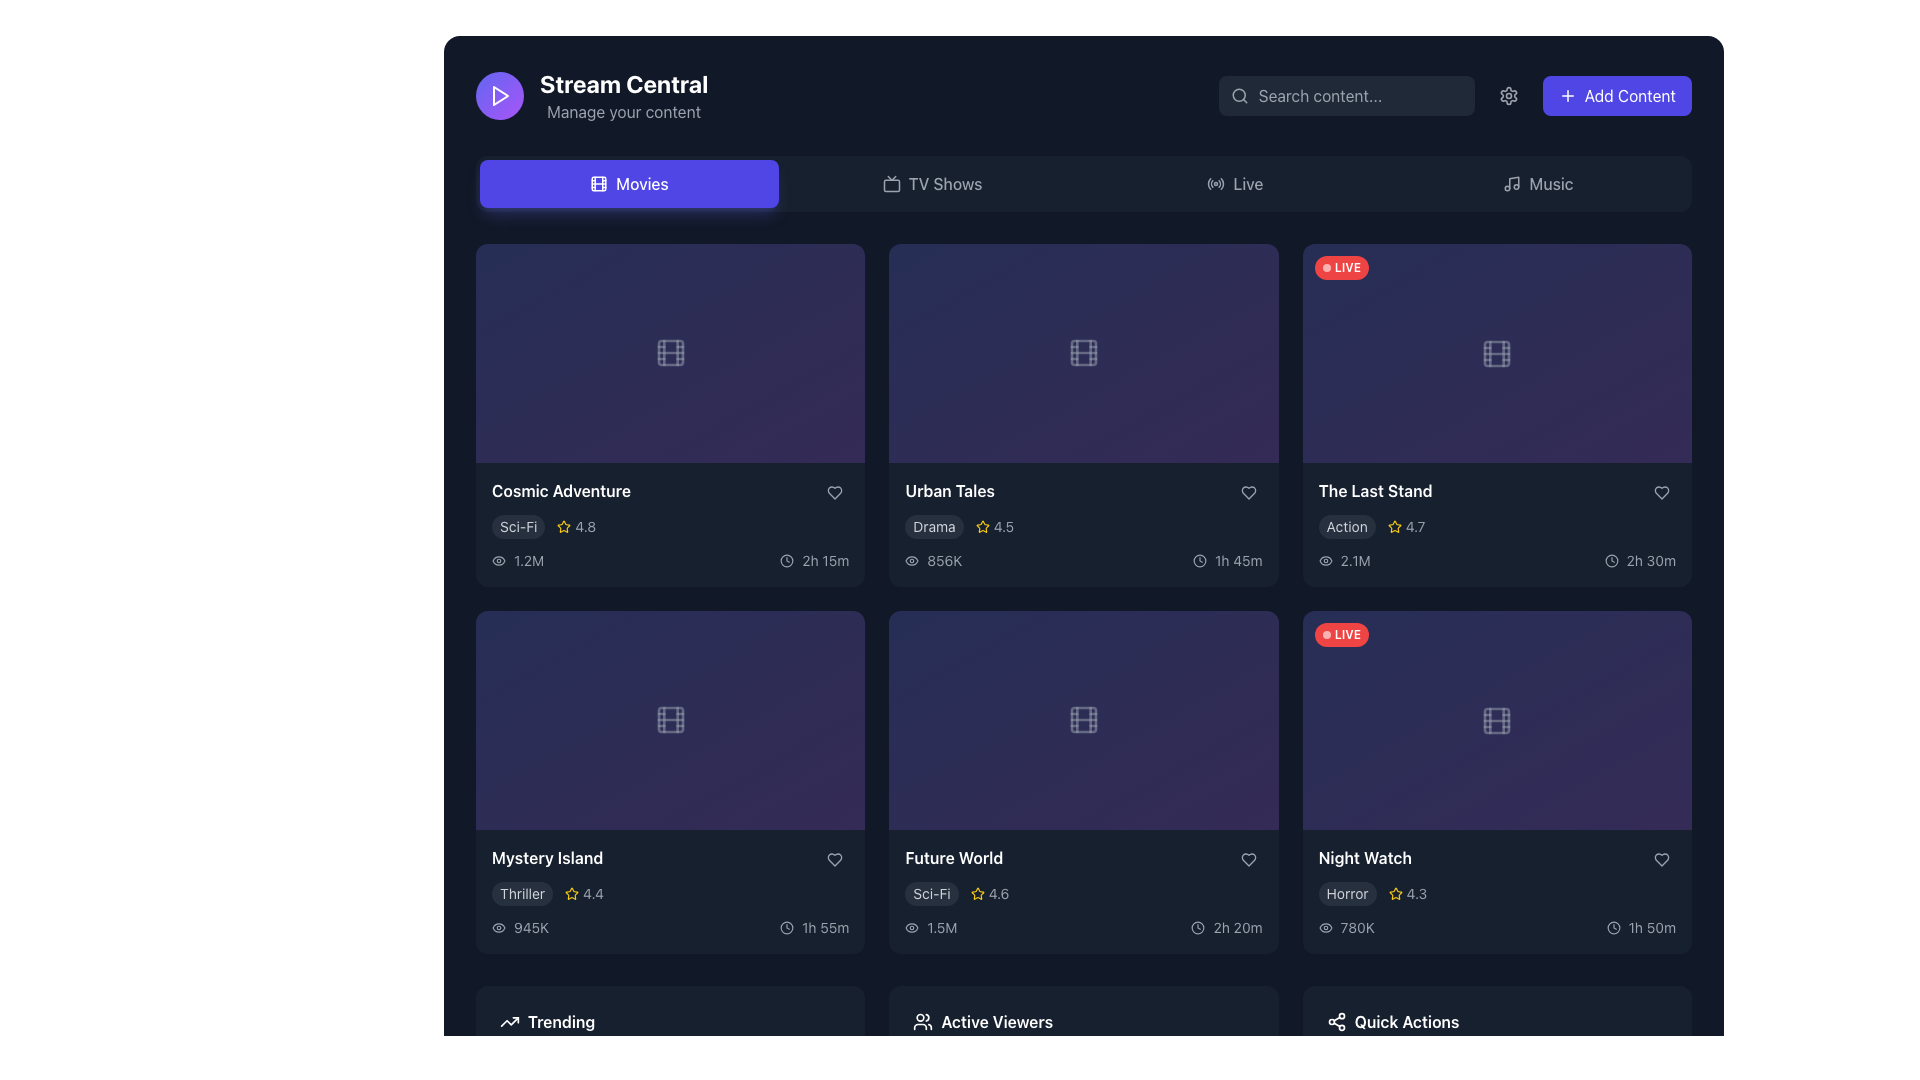  What do you see at coordinates (520, 927) in the screenshot?
I see `text displayed in light gray, which shows the view count '945K' next to the eye icon at the bottom left corner of the 'Mystery Island' card` at bounding box center [520, 927].